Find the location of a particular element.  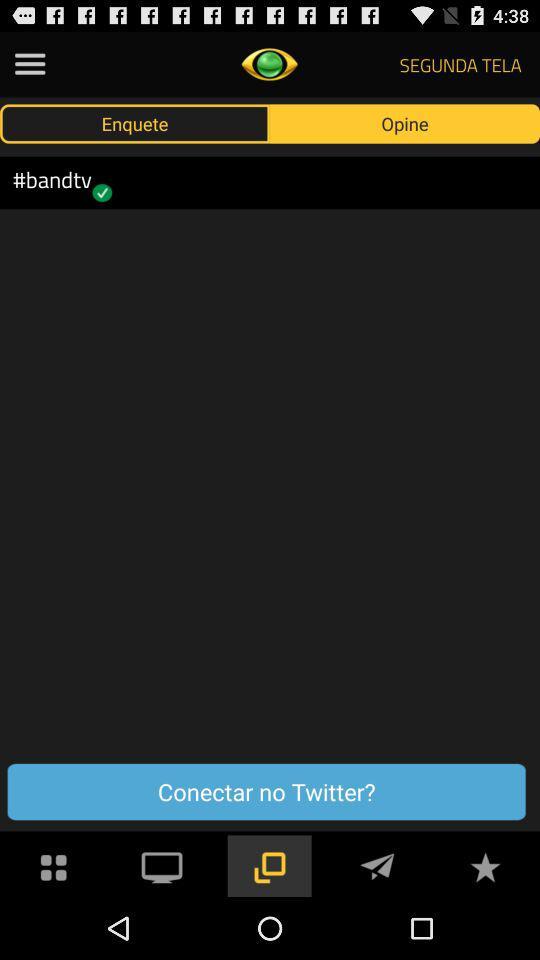

more apps is located at coordinates (54, 864).